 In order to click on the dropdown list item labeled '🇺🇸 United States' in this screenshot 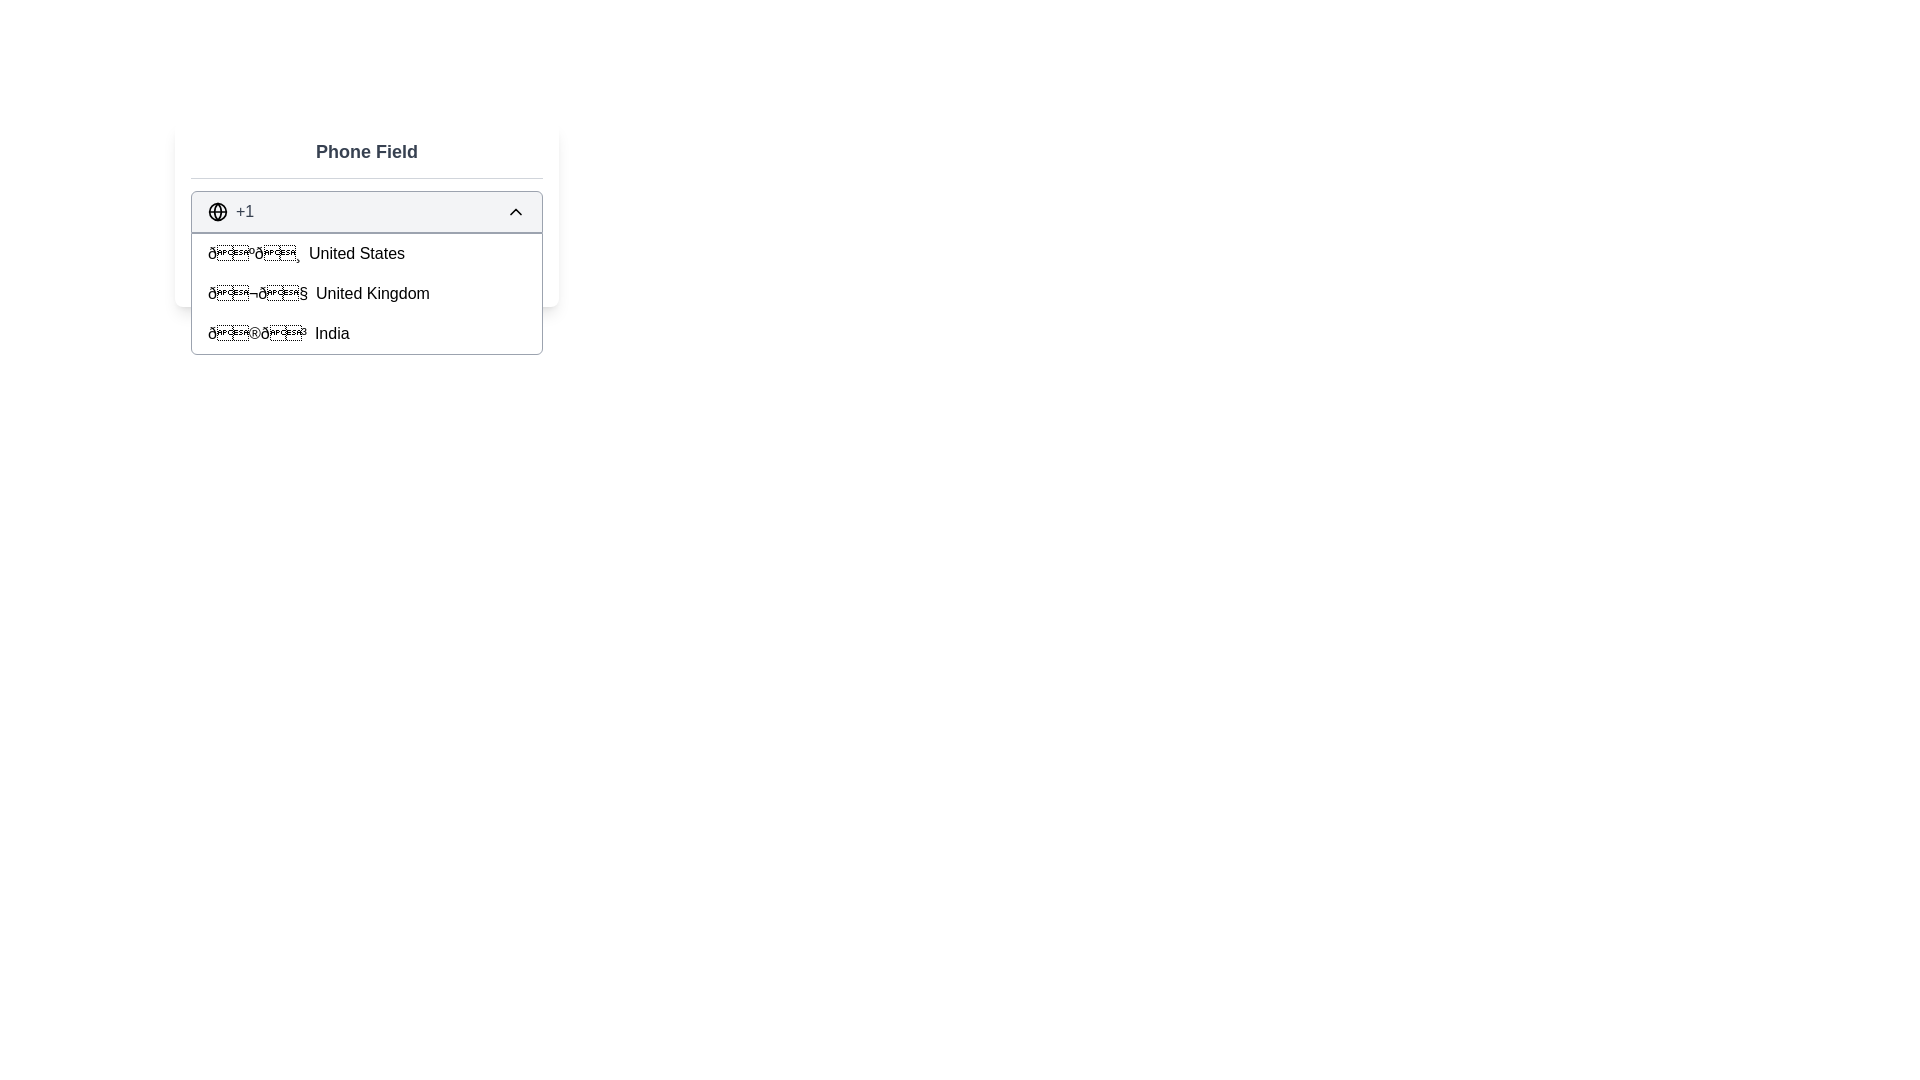, I will do `click(366, 253)`.